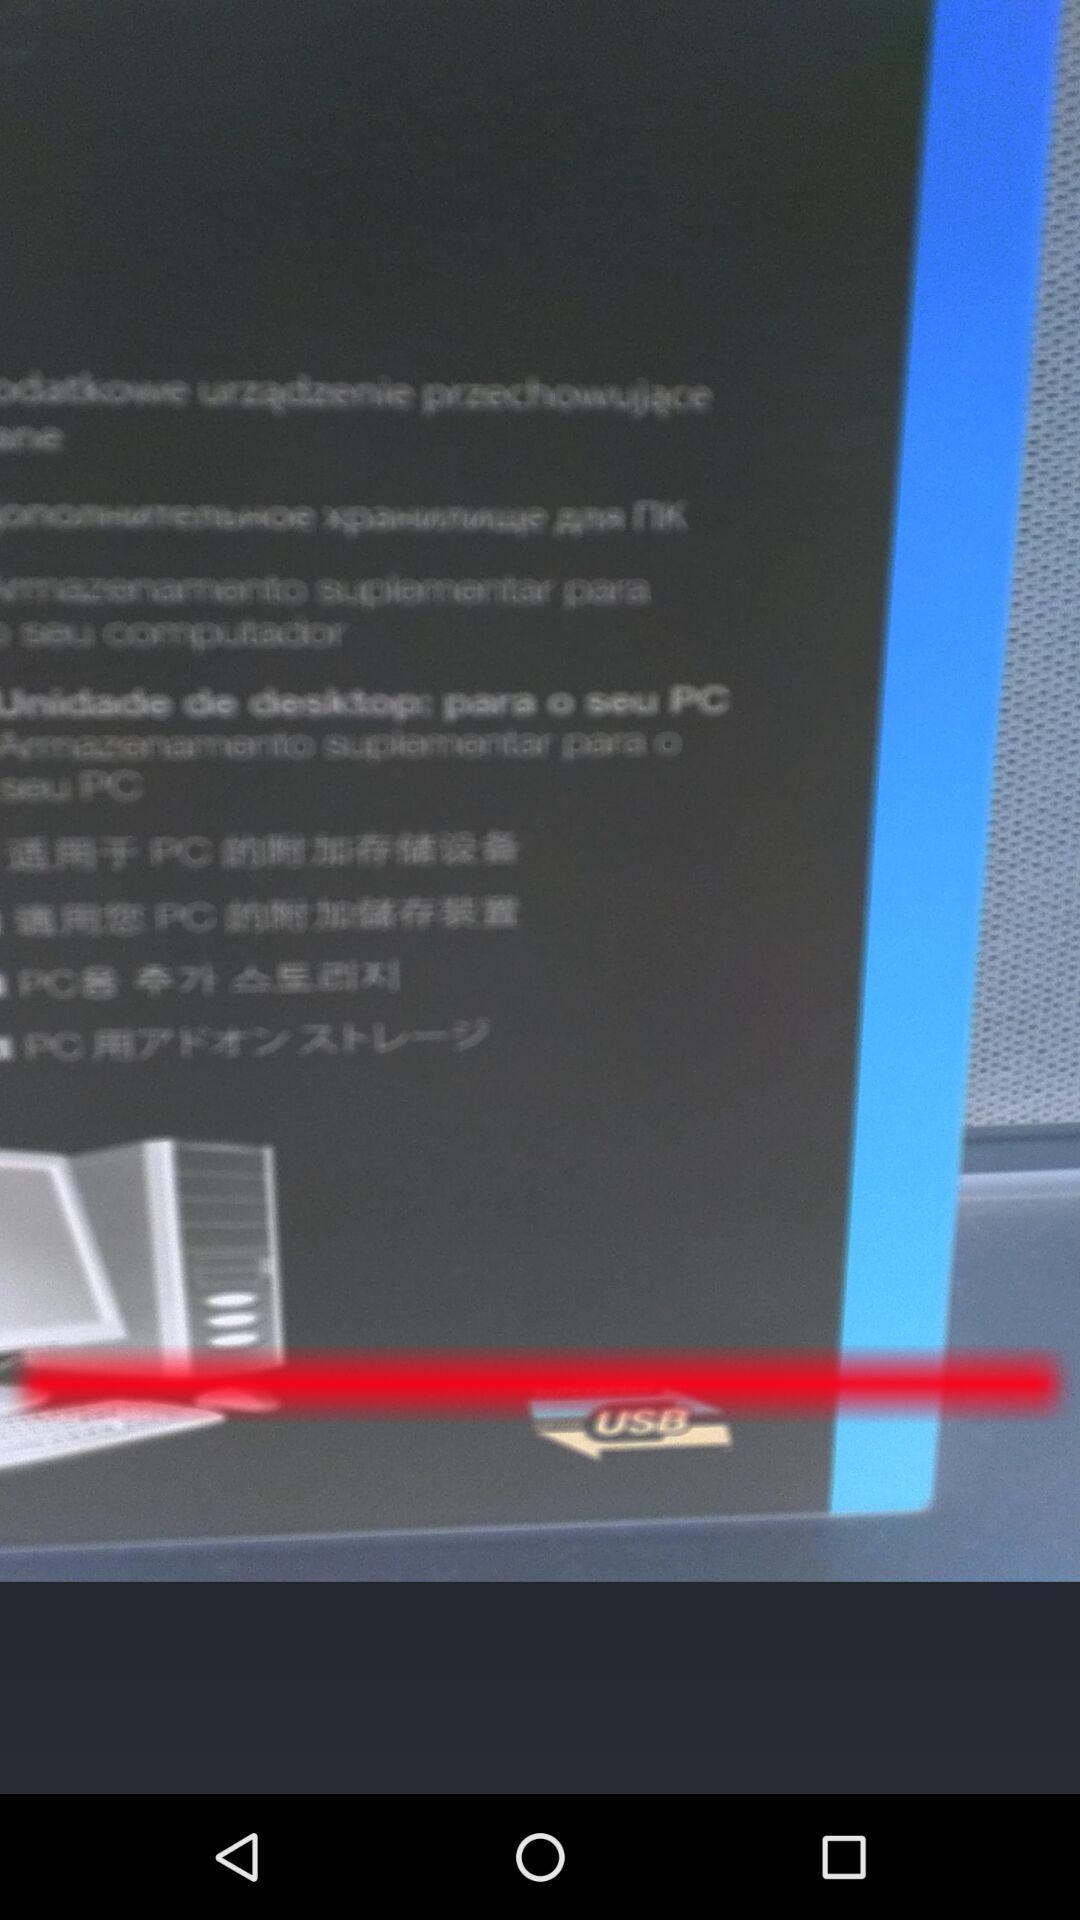 This screenshot has height=1920, width=1080. What do you see at coordinates (538, 1686) in the screenshot?
I see `the item at the bottom` at bounding box center [538, 1686].